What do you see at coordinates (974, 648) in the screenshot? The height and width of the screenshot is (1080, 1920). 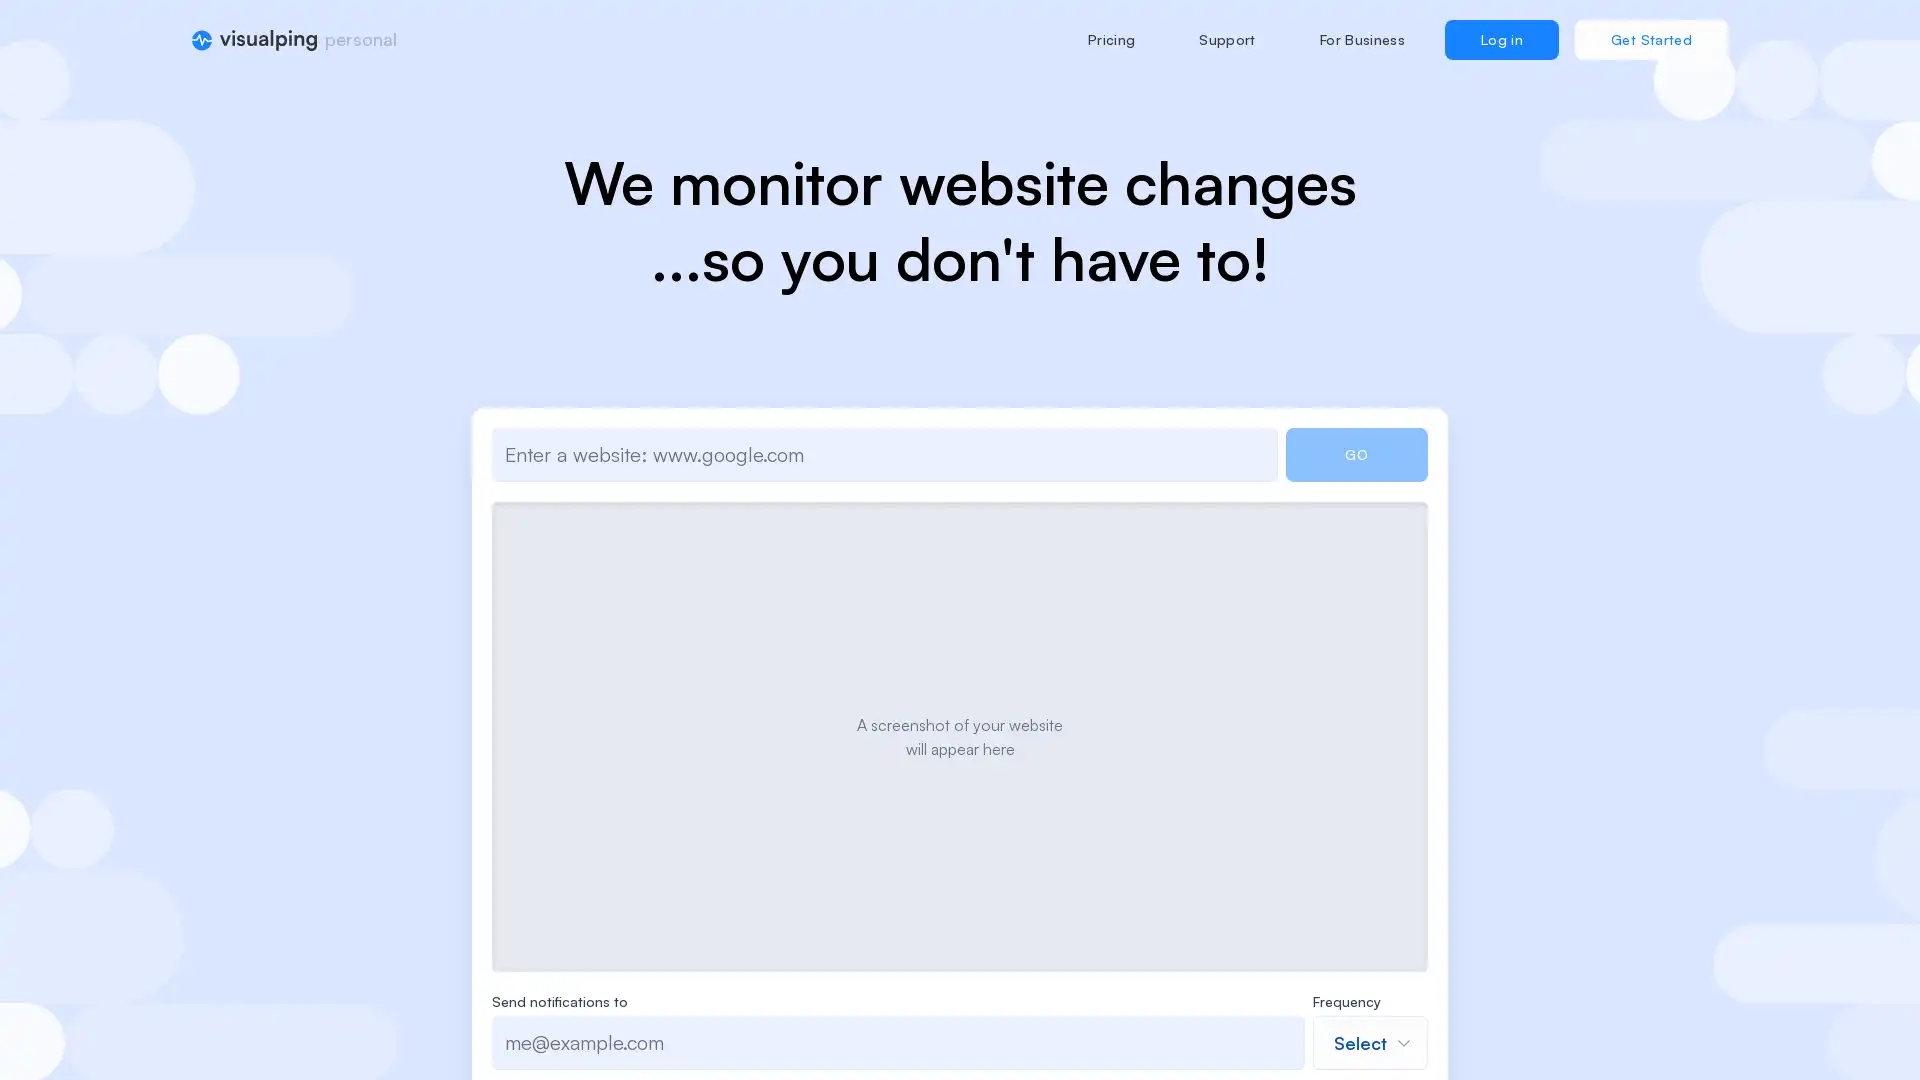 I see `Got it` at bounding box center [974, 648].